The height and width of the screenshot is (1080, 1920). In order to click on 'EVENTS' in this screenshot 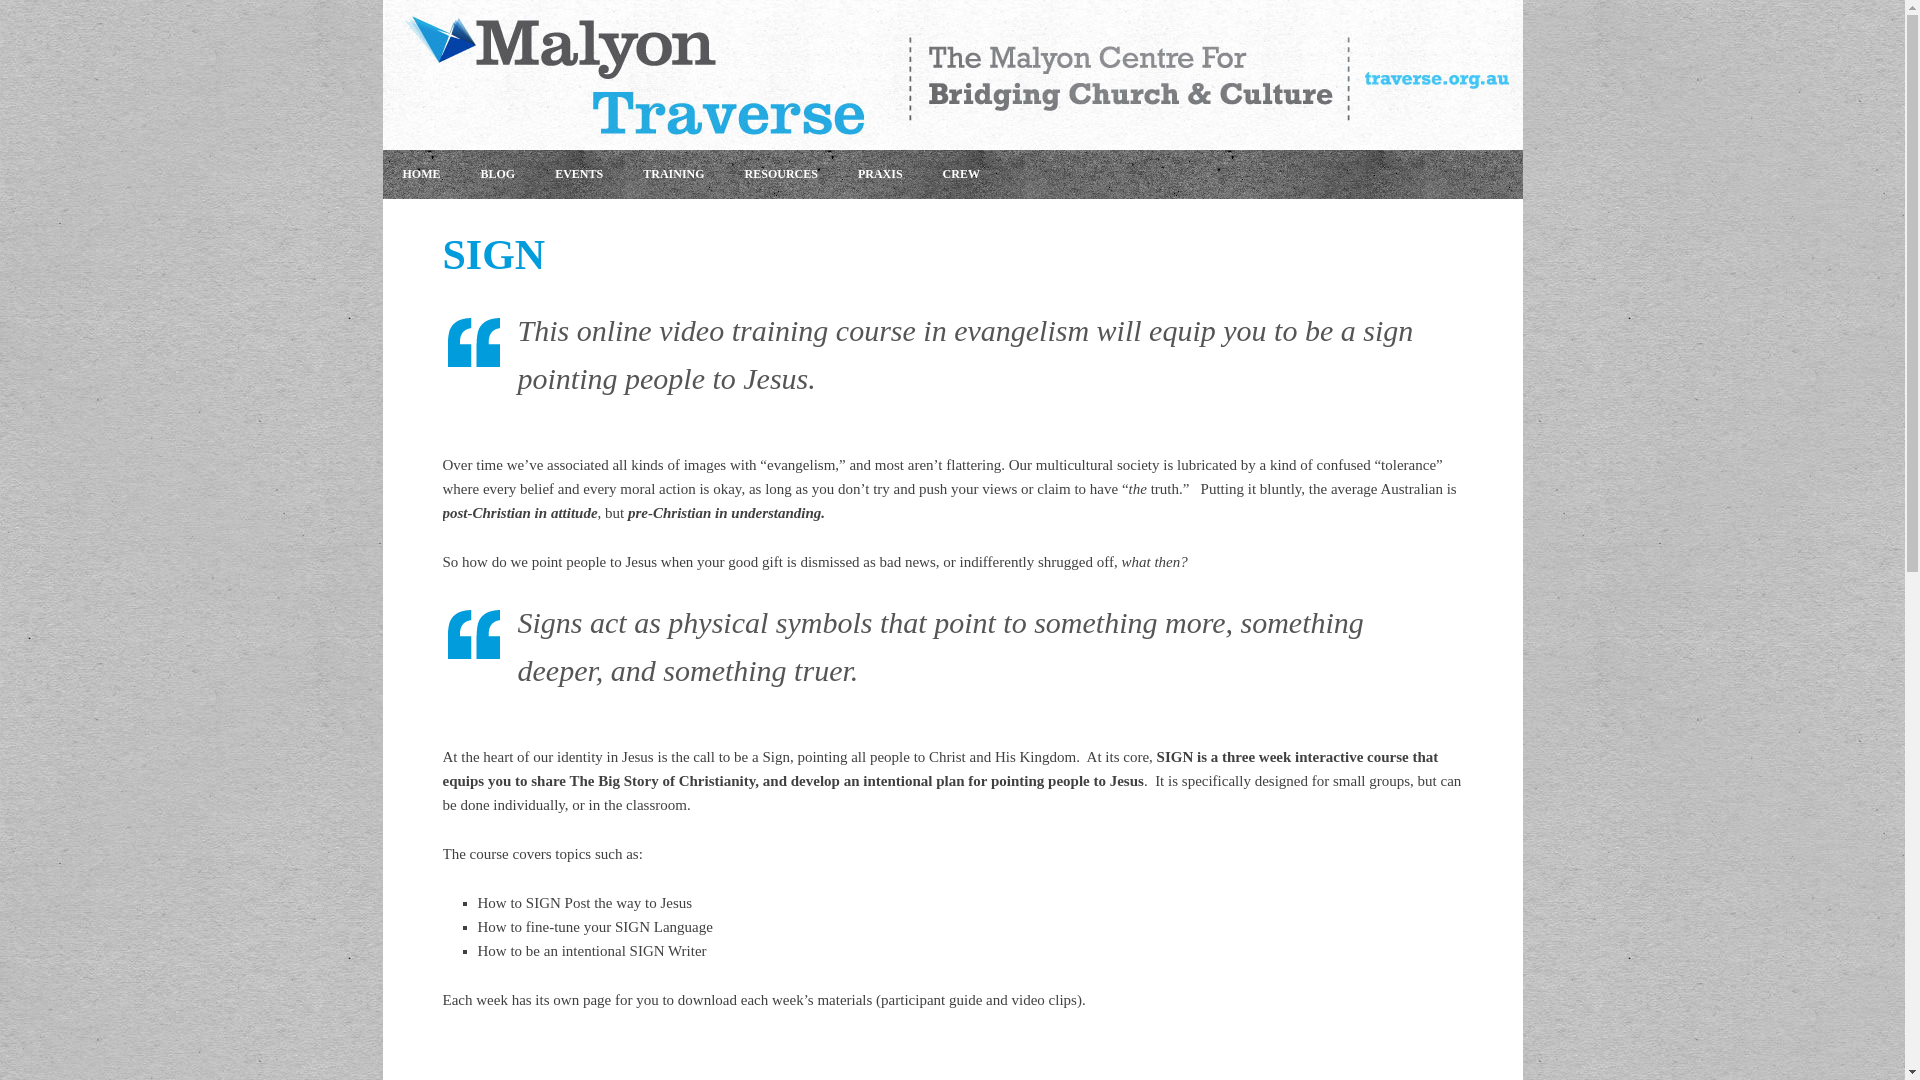, I will do `click(578, 173)`.